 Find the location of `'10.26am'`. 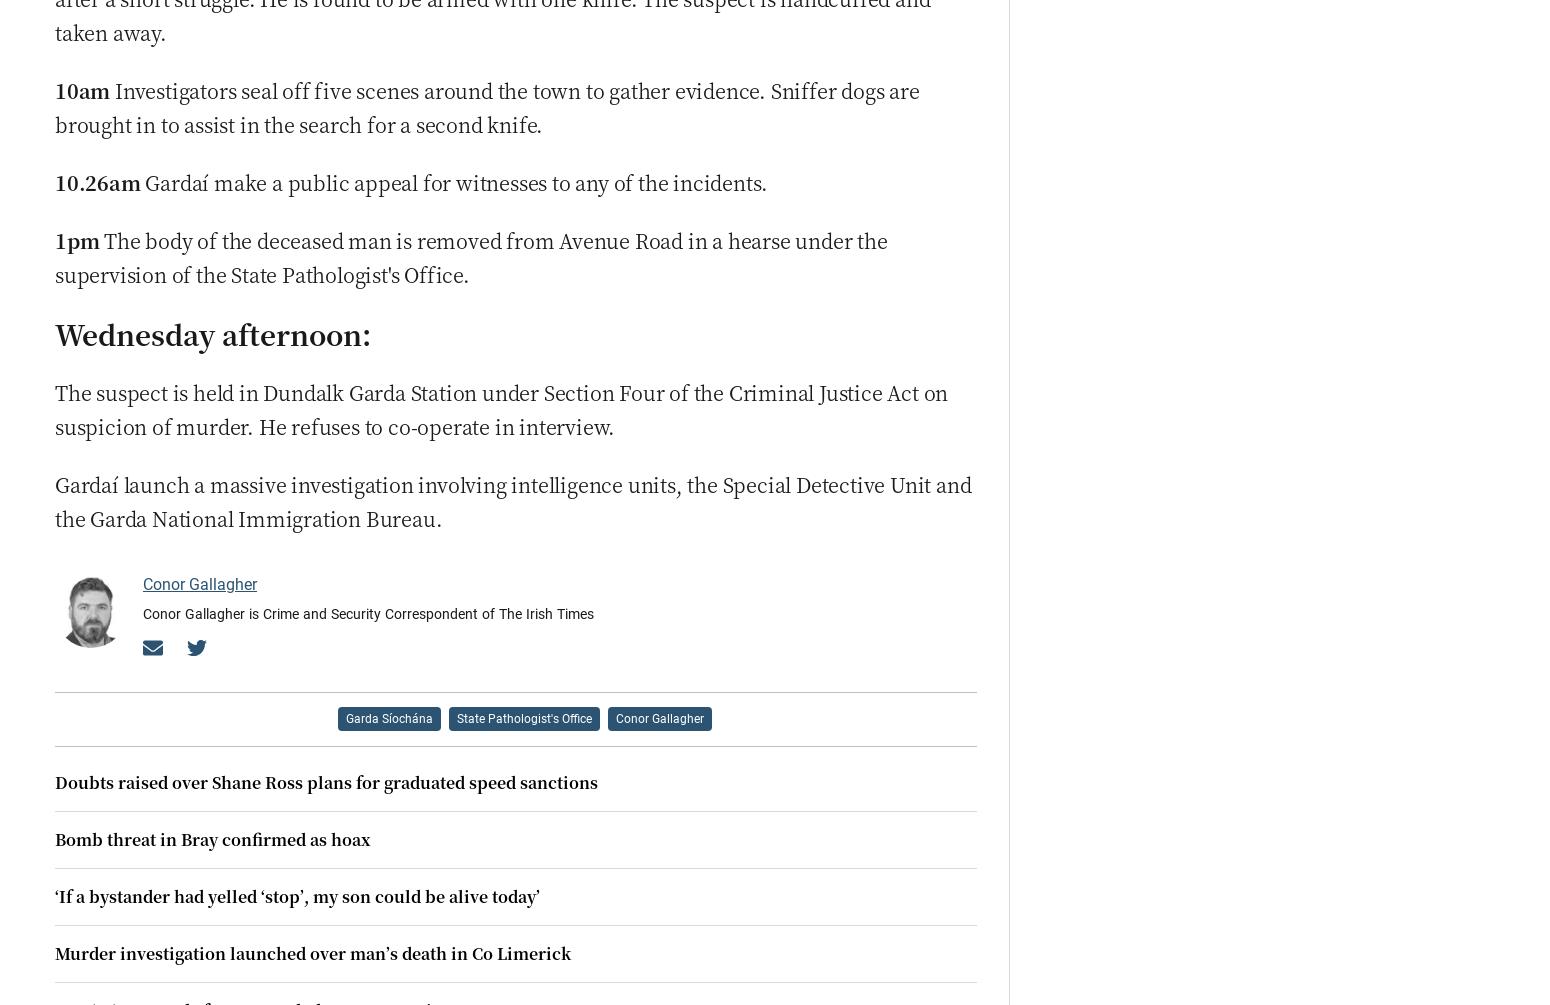

'10.26am' is located at coordinates (54, 180).